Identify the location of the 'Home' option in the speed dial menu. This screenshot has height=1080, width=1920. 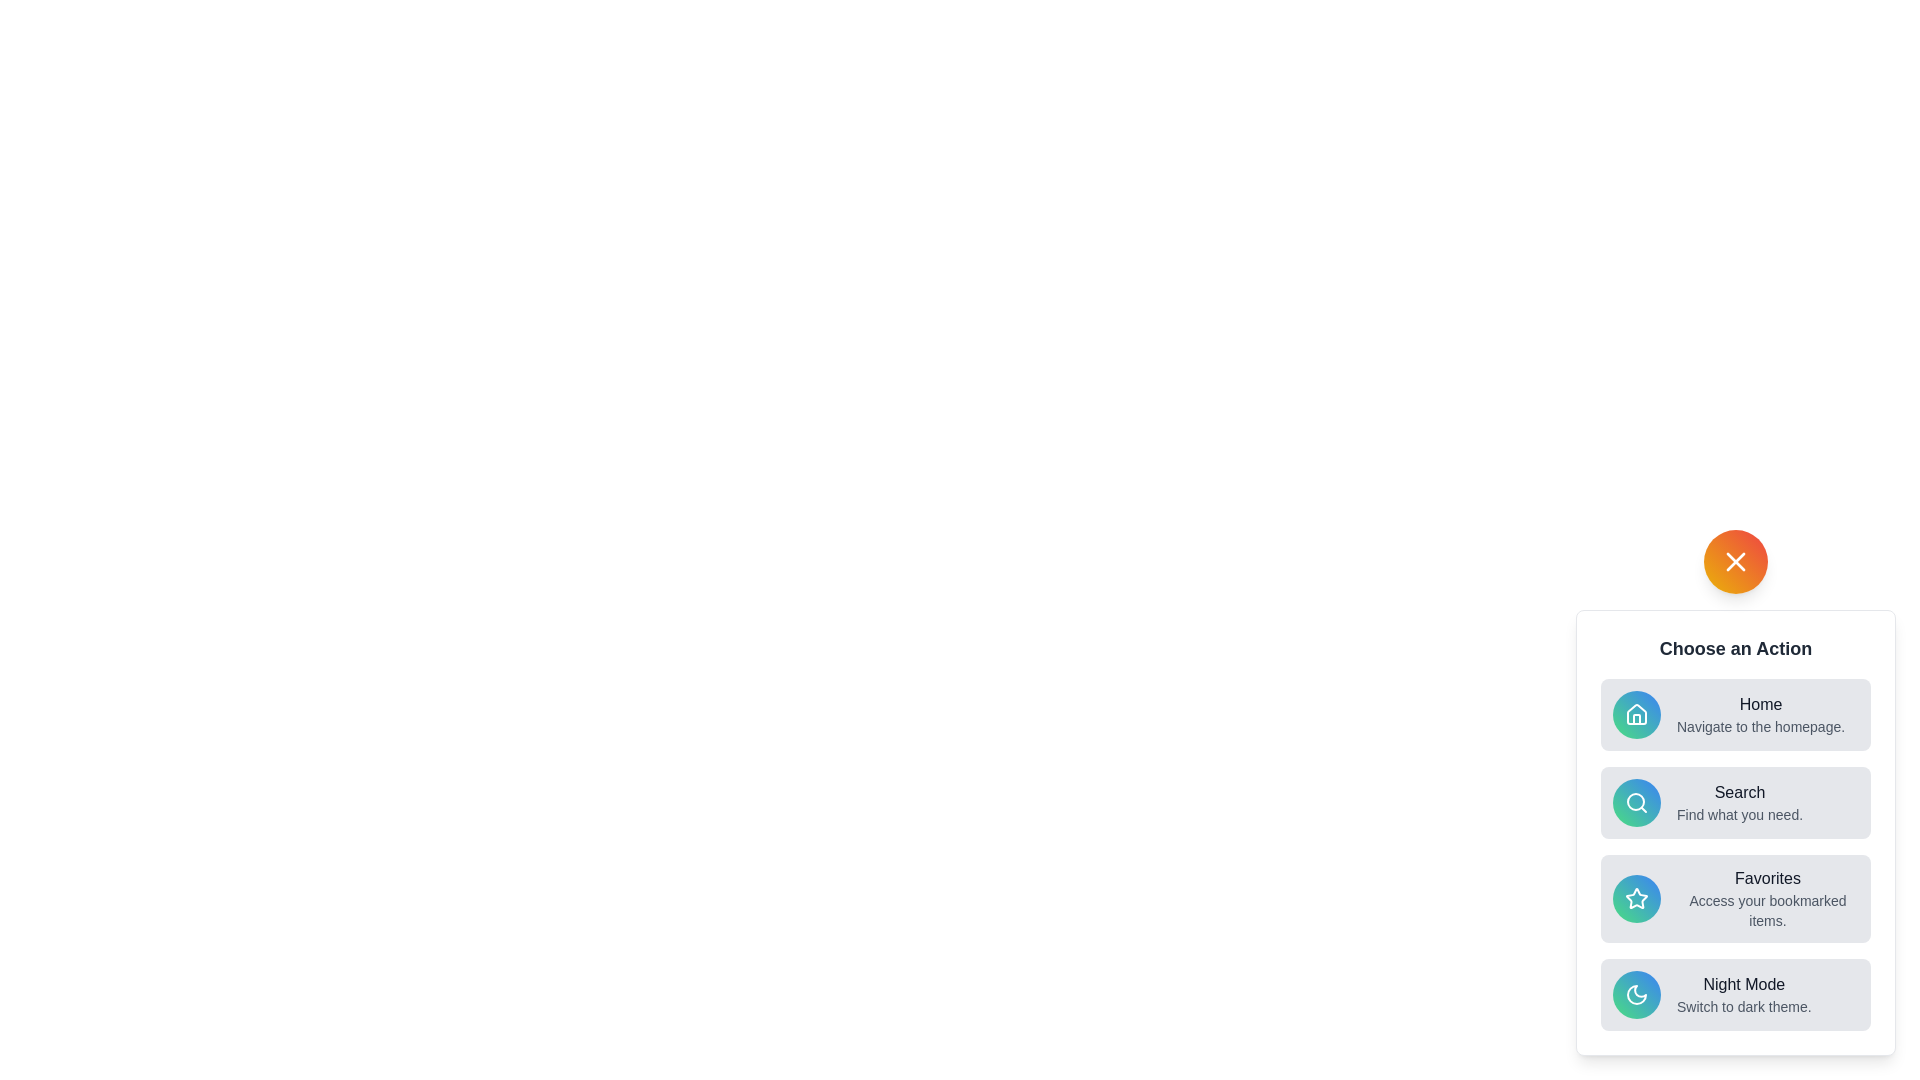
(1735, 713).